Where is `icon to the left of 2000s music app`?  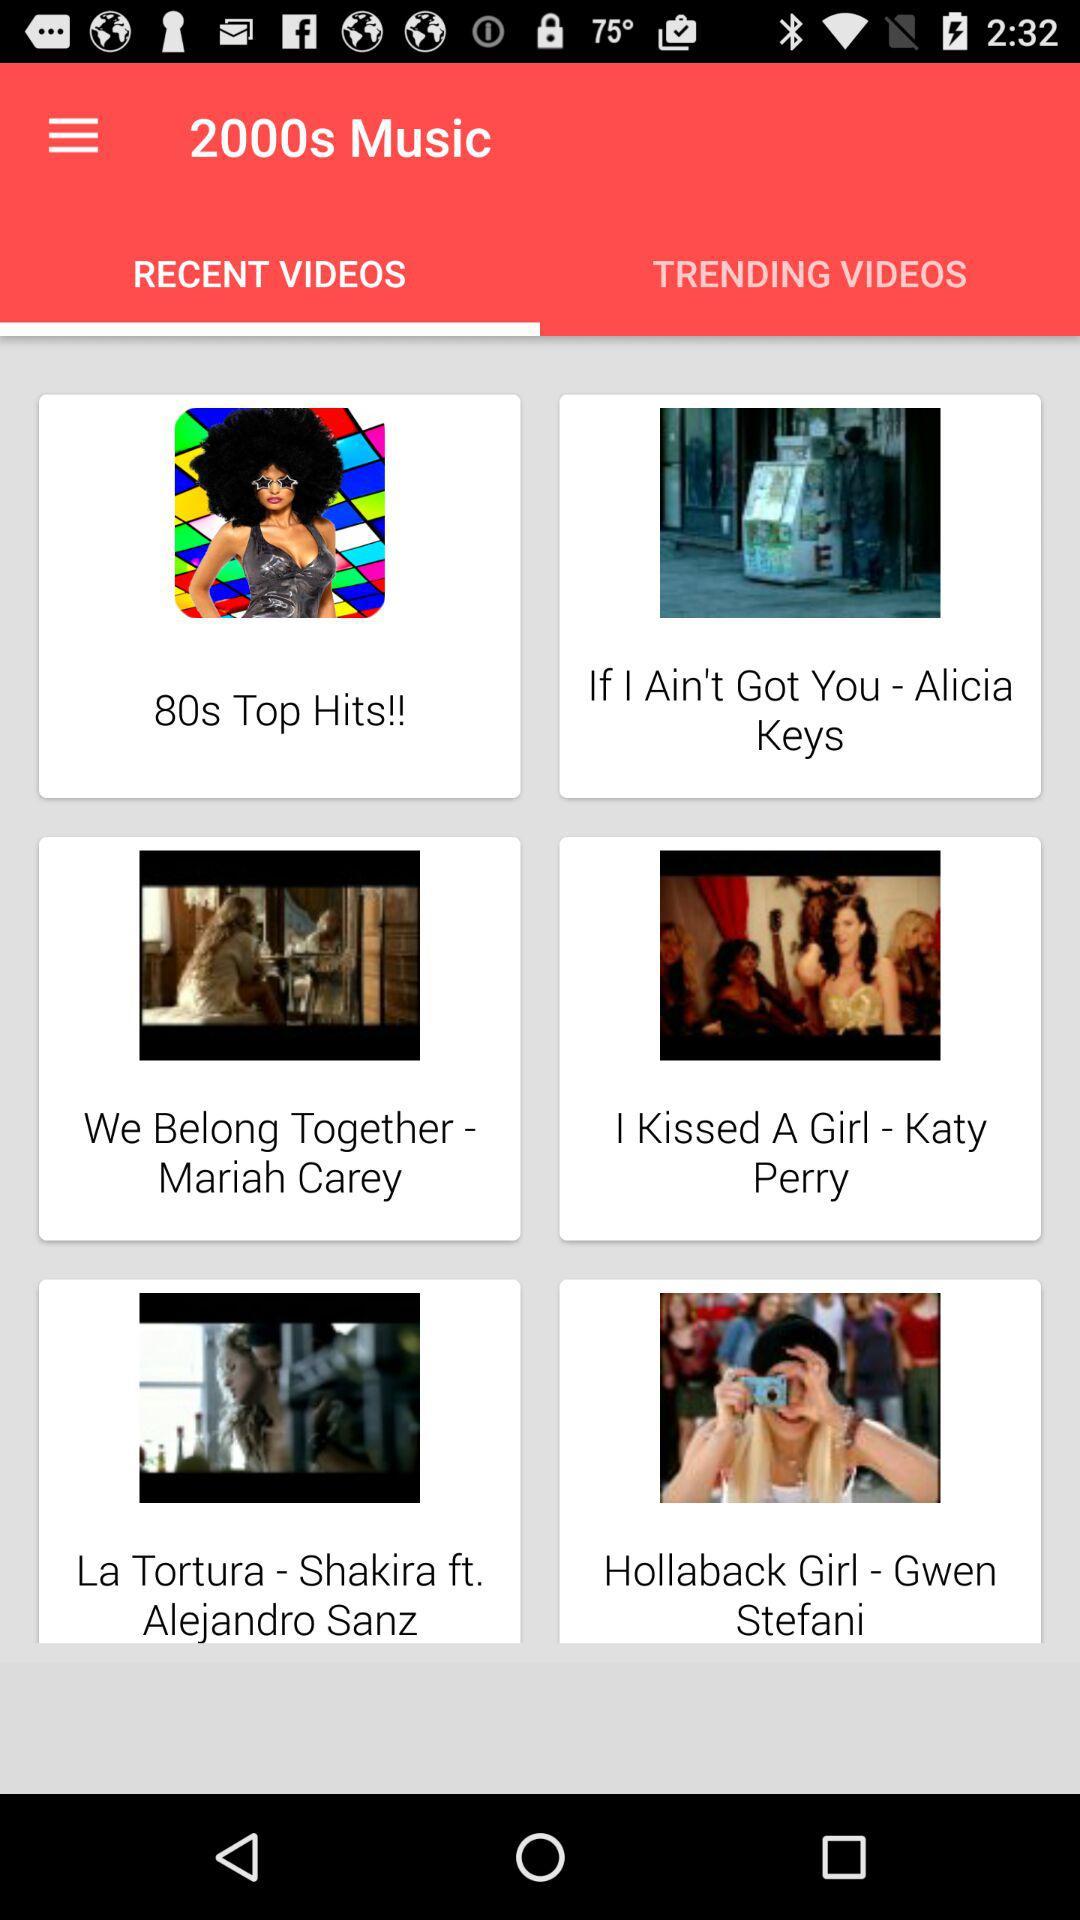
icon to the left of 2000s music app is located at coordinates (72, 135).